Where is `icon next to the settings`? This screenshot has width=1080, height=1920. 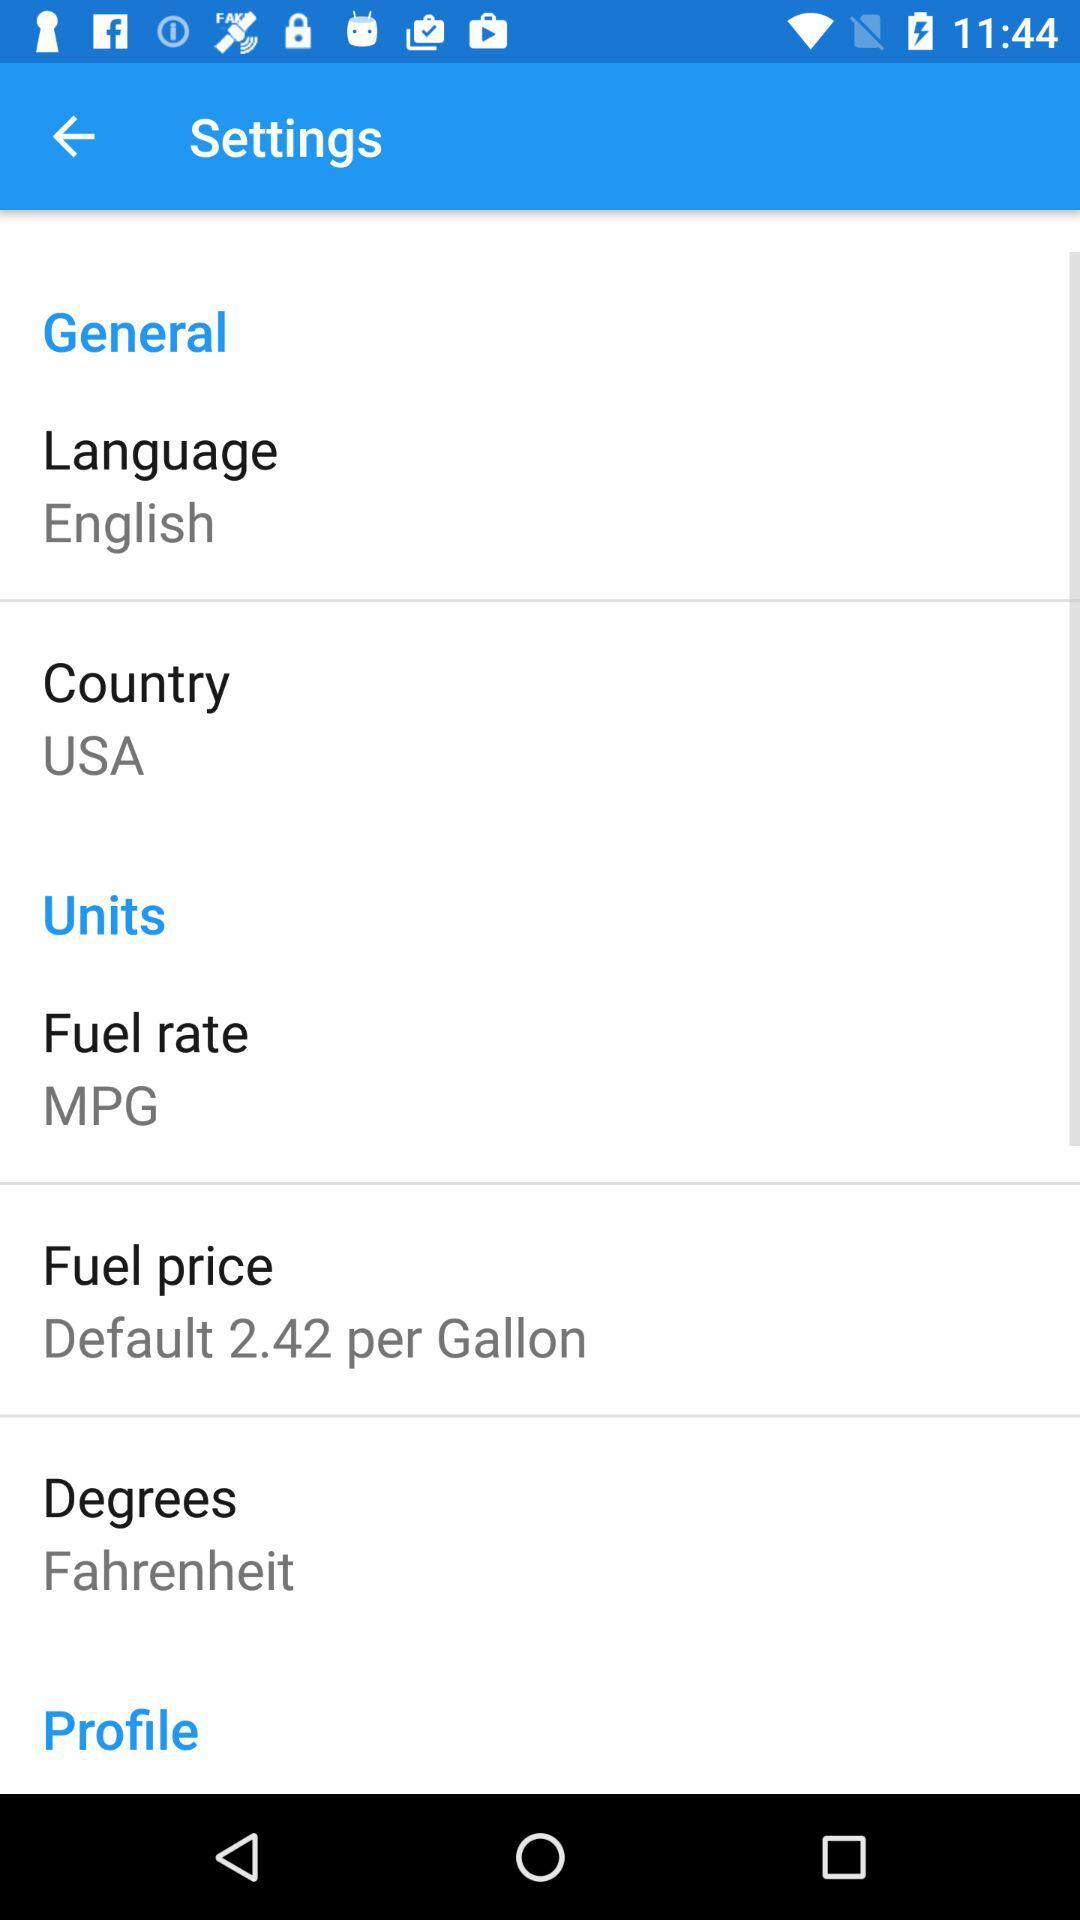 icon next to the settings is located at coordinates (72, 135).